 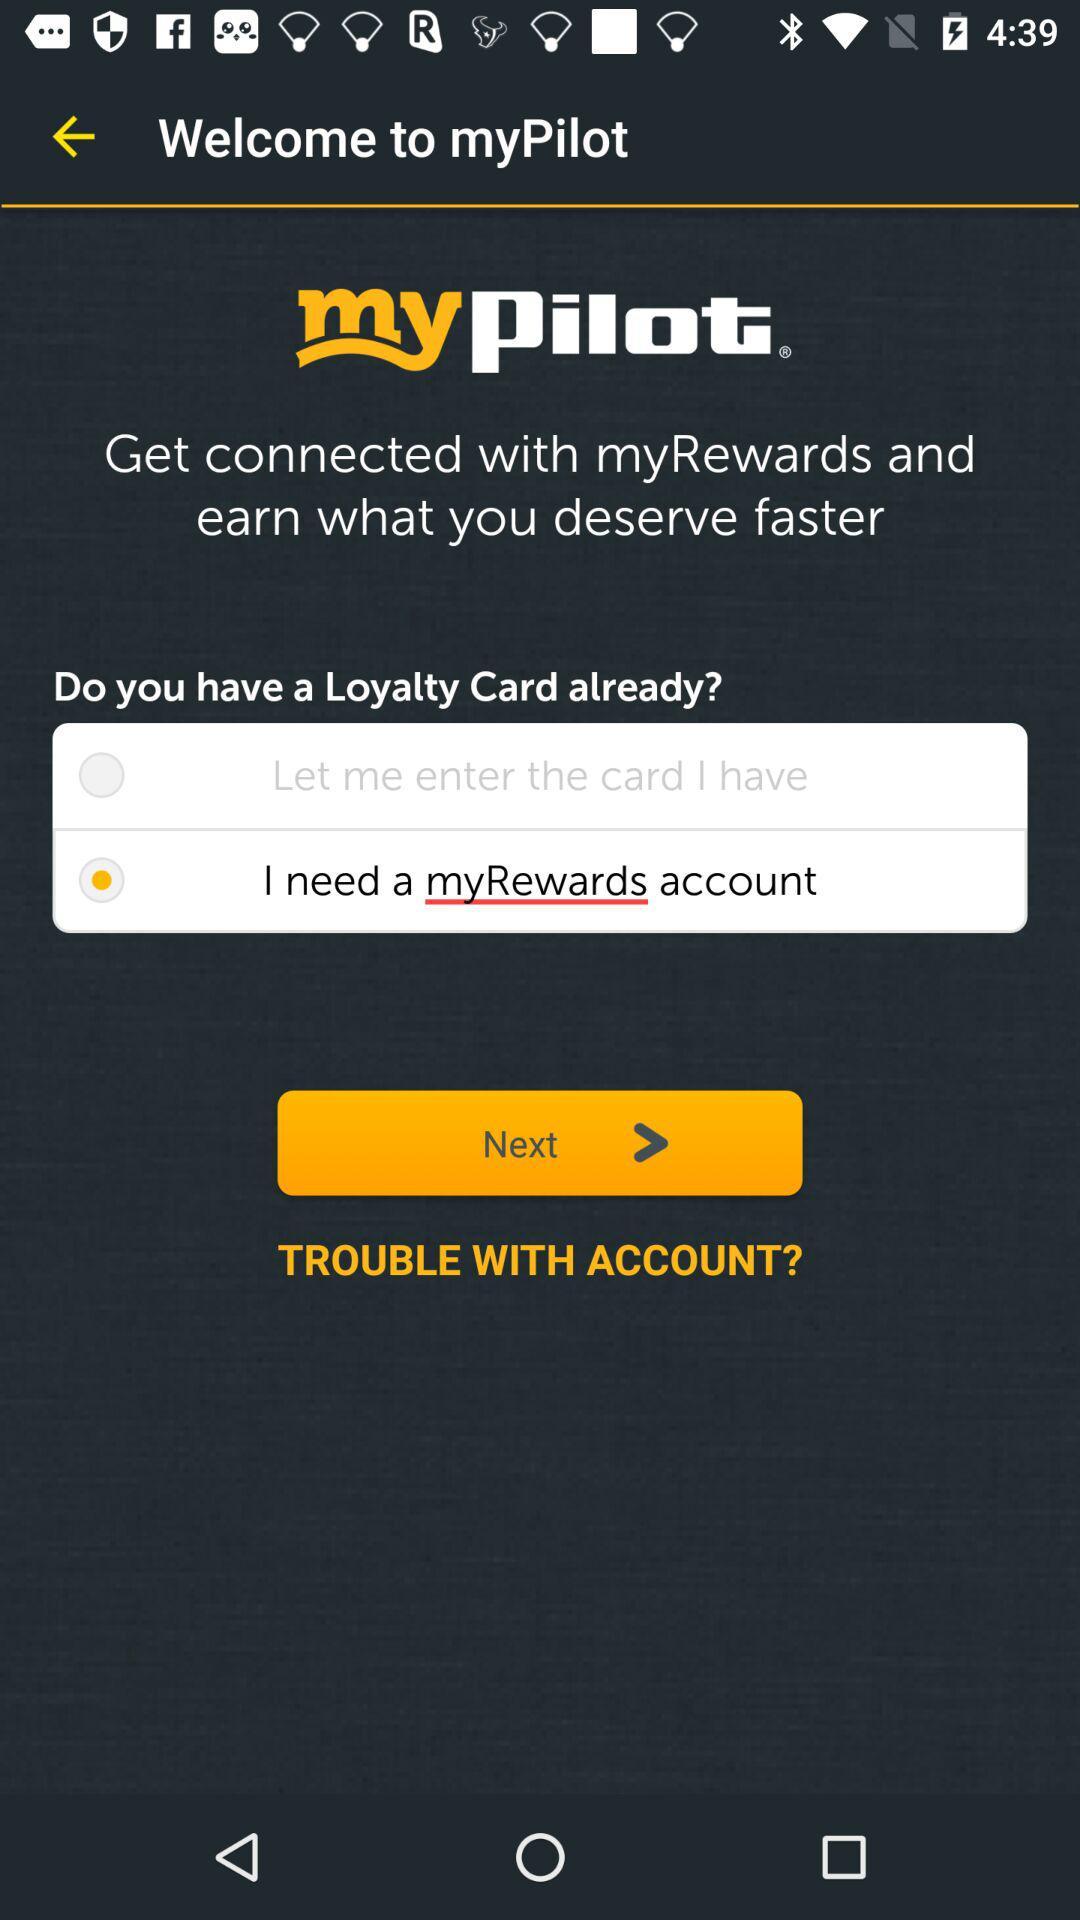 I want to click on the icon below next, so click(x=540, y=1257).